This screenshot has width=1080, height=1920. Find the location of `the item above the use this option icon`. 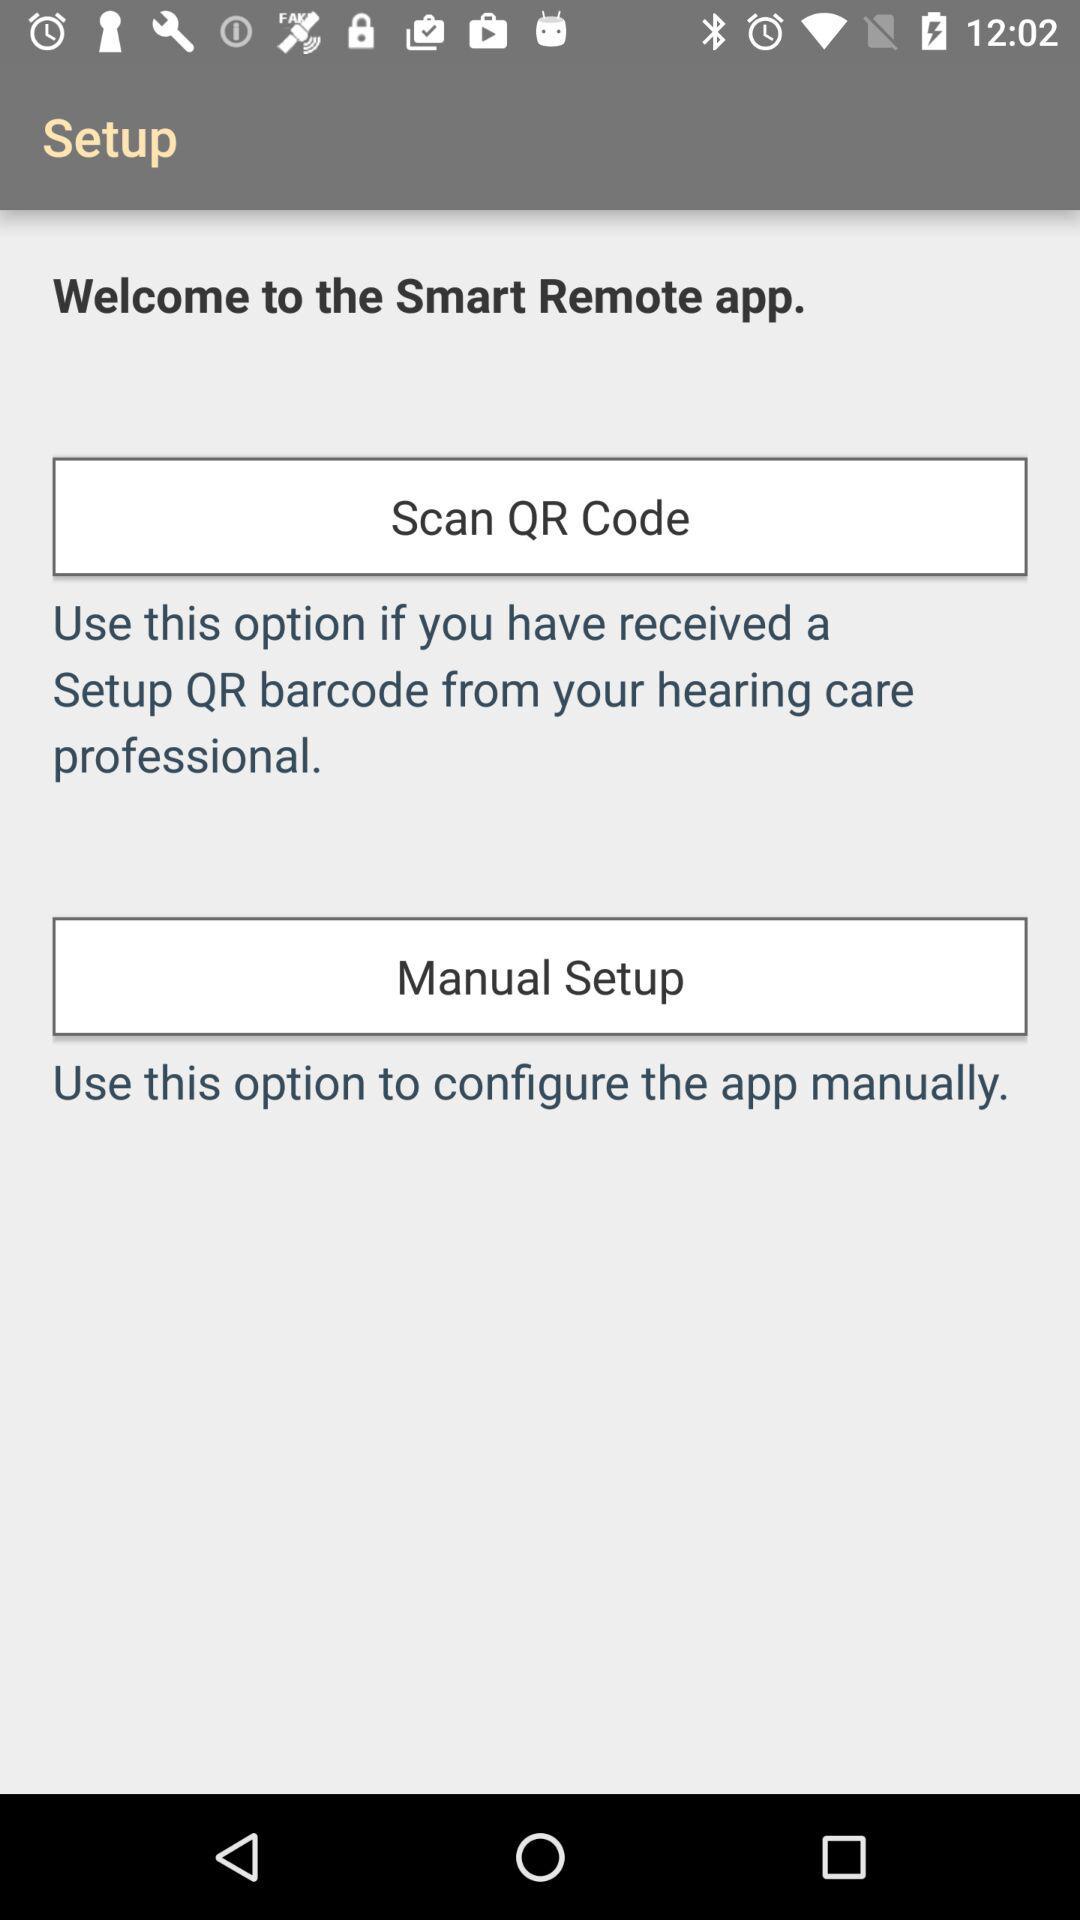

the item above the use this option icon is located at coordinates (540, 516).